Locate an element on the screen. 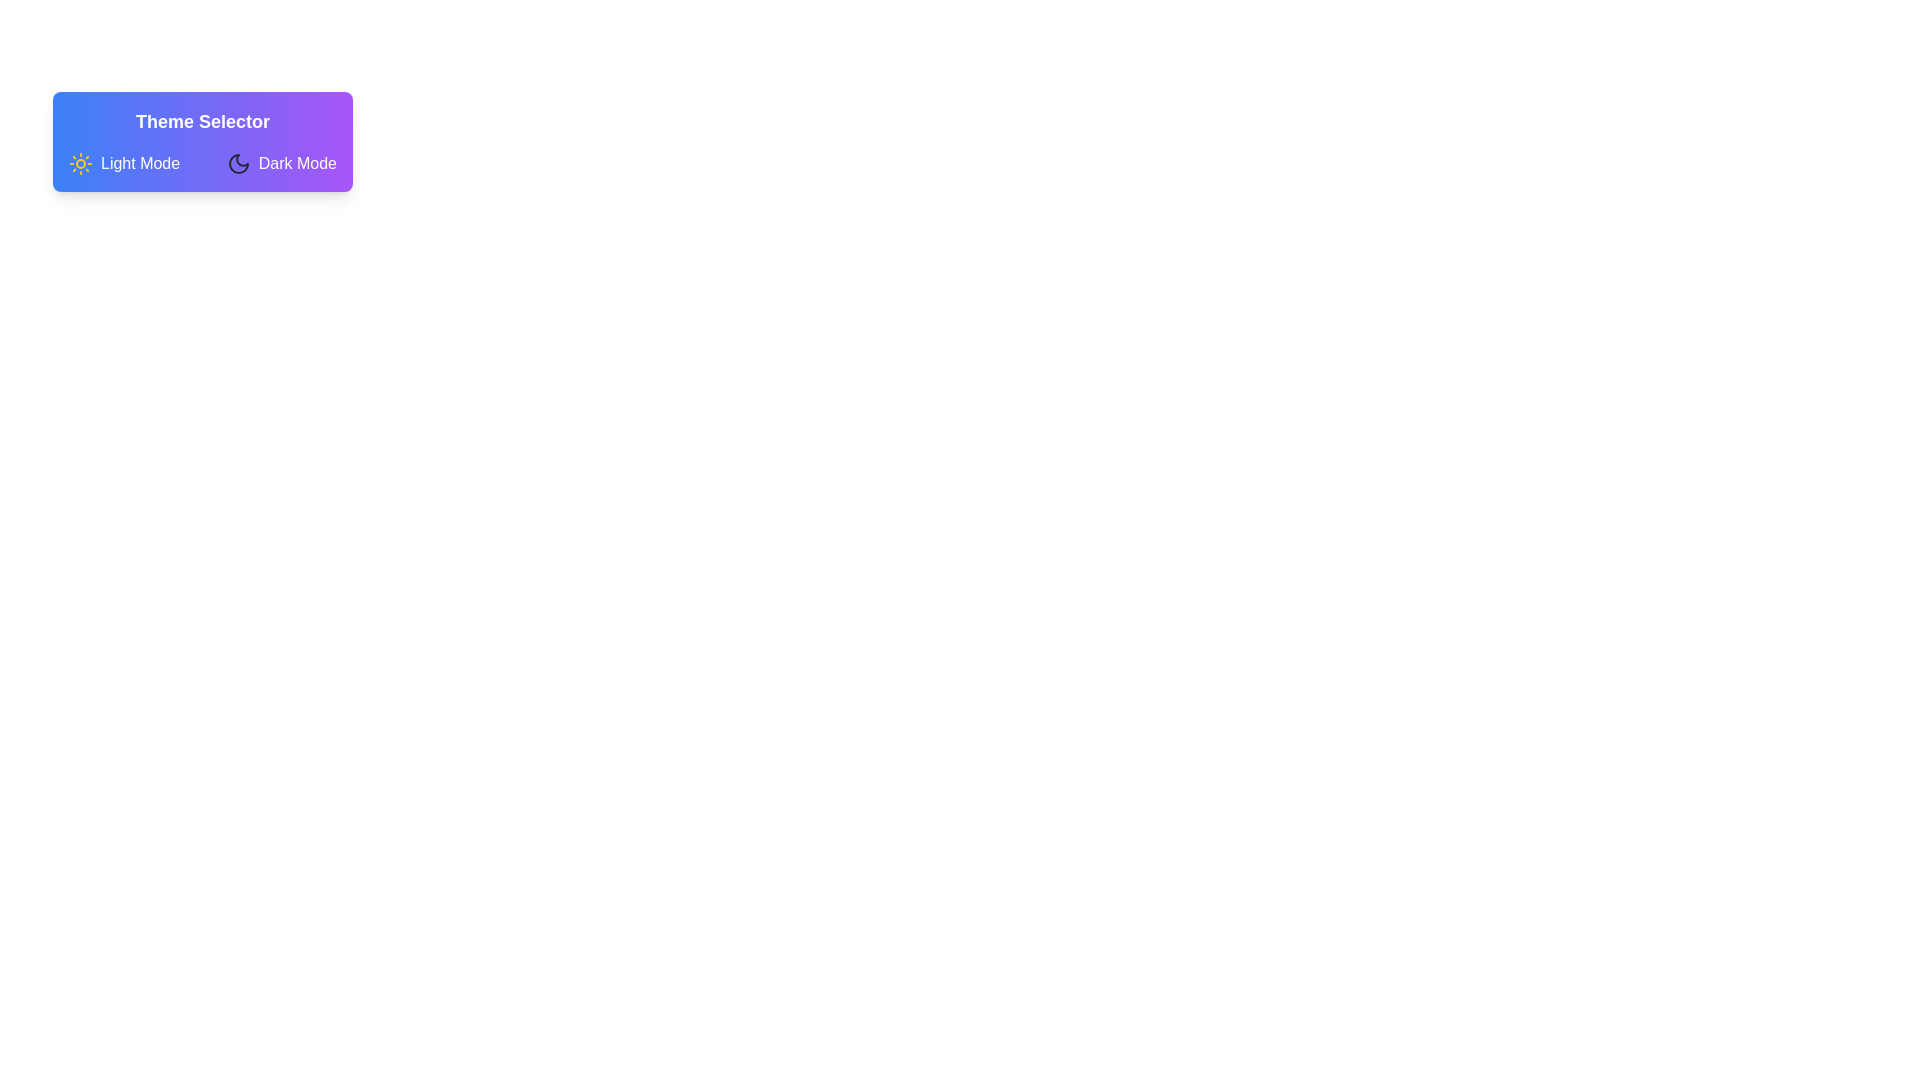 The height and width of the screenshot is (1080, 1920). the crescent moon icon in the lower right corner of the 'Theme Selector' card is located at coordinates (238, 163).